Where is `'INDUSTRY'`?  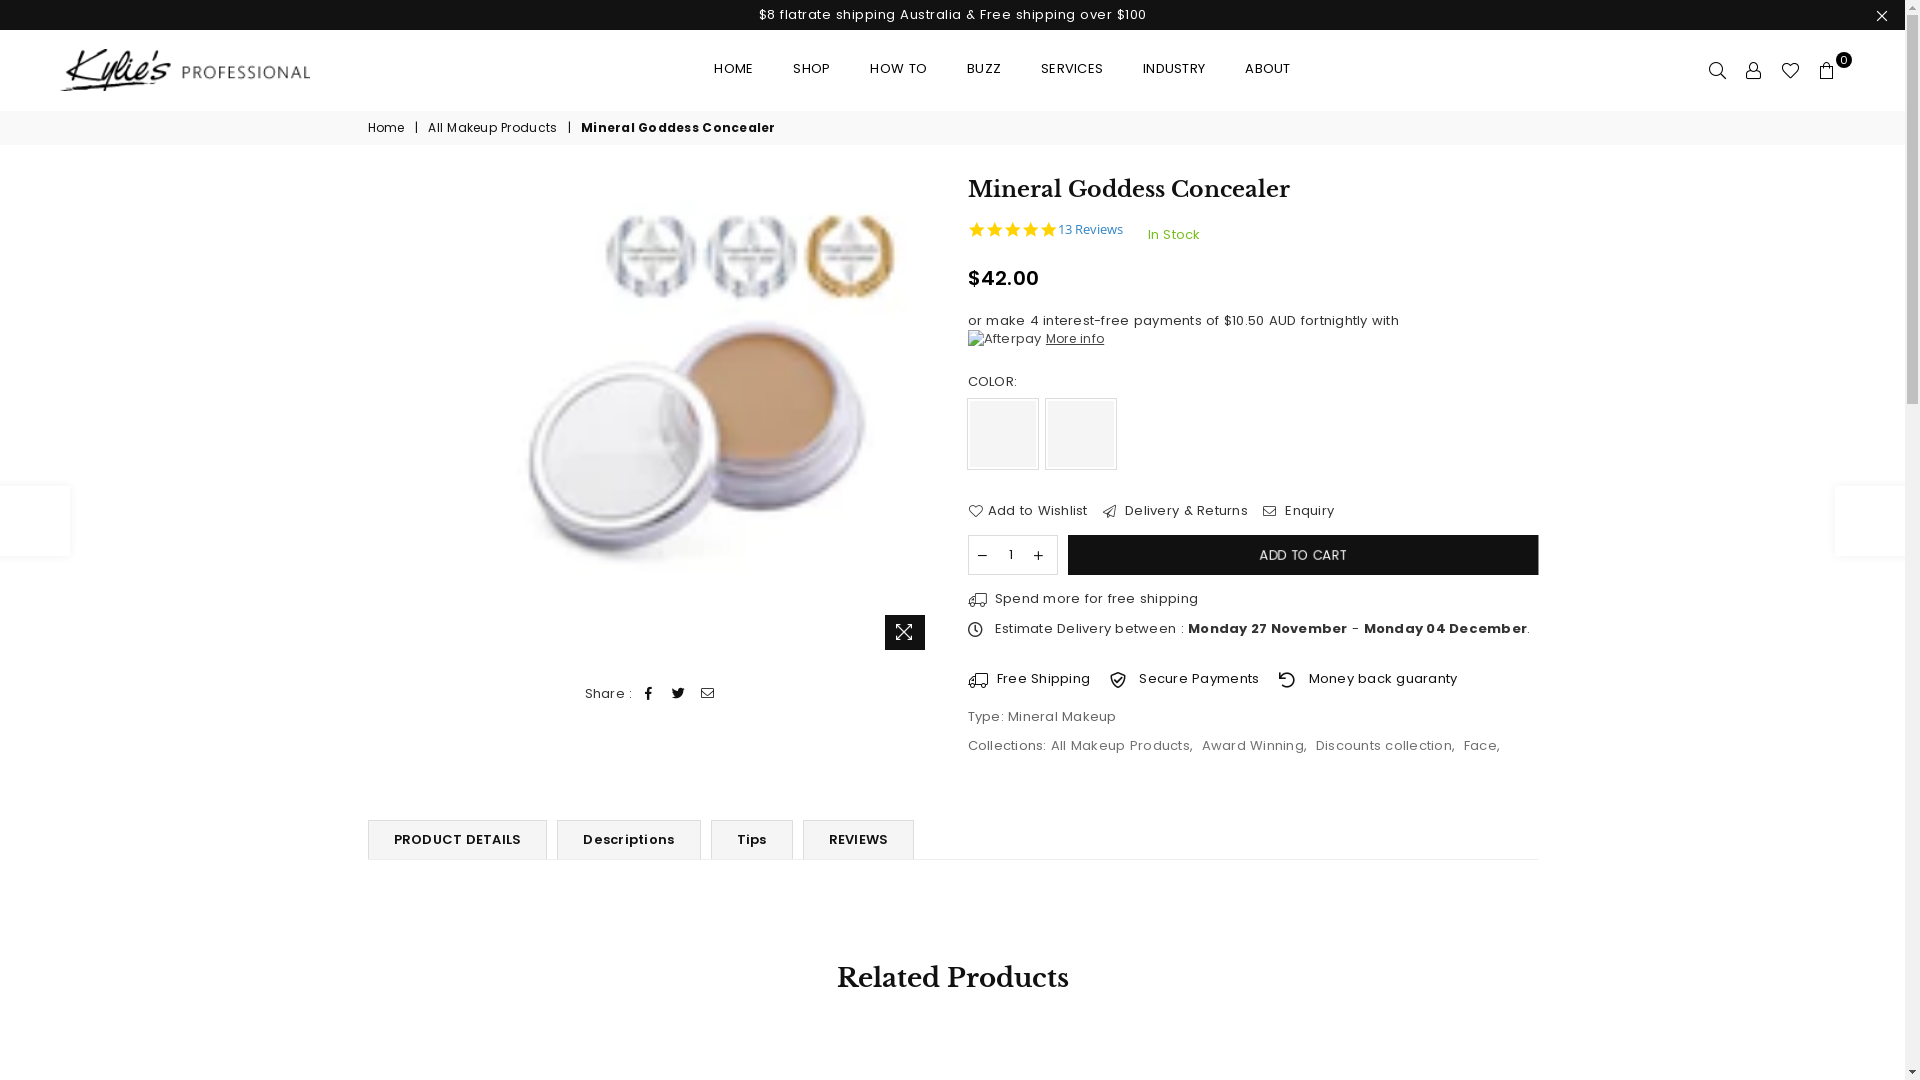
'INDUSTRY' is located at coordinates (1174, 68).